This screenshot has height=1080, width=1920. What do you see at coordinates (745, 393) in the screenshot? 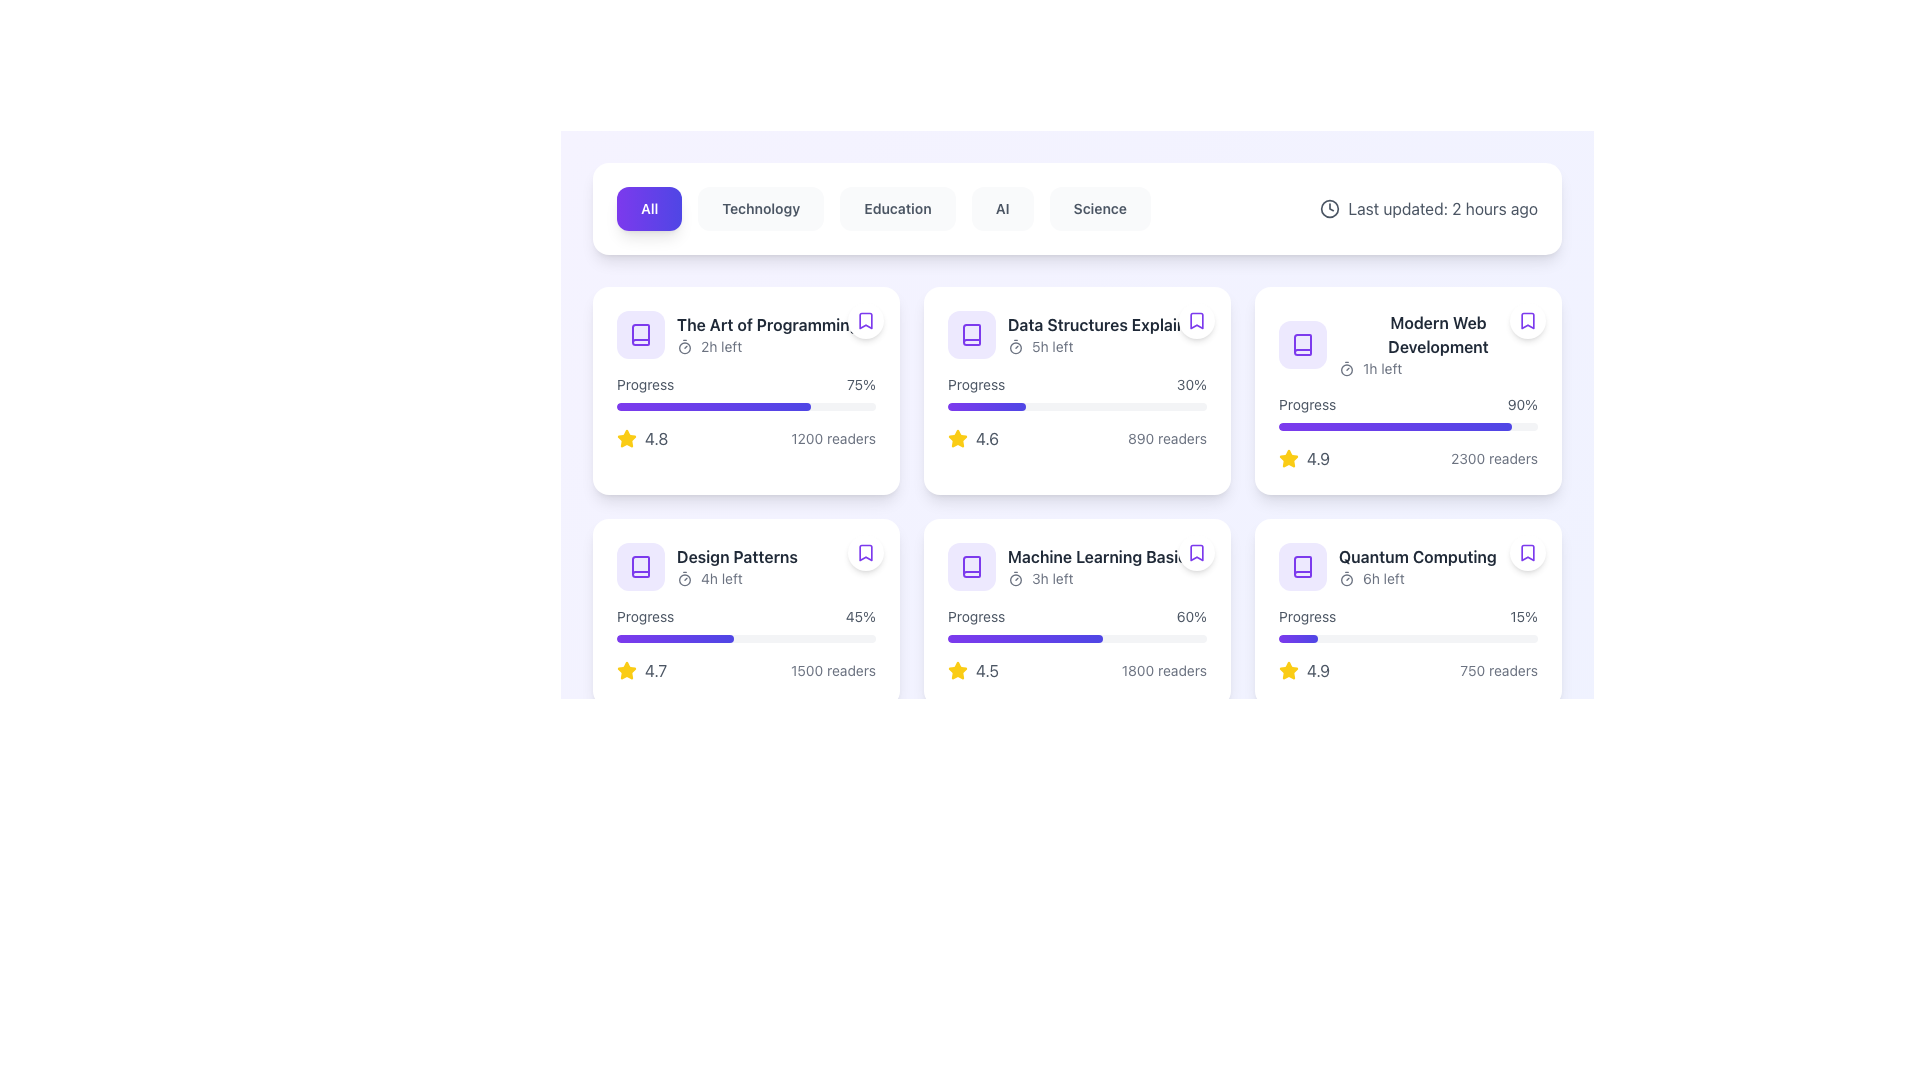
I see `progress value from the horizontal progress indicator displaying '75%' to the right of the label 'Progress', which is located beneath 'The Art of Programming' and '2h left'` at bounding box center [745, 393].